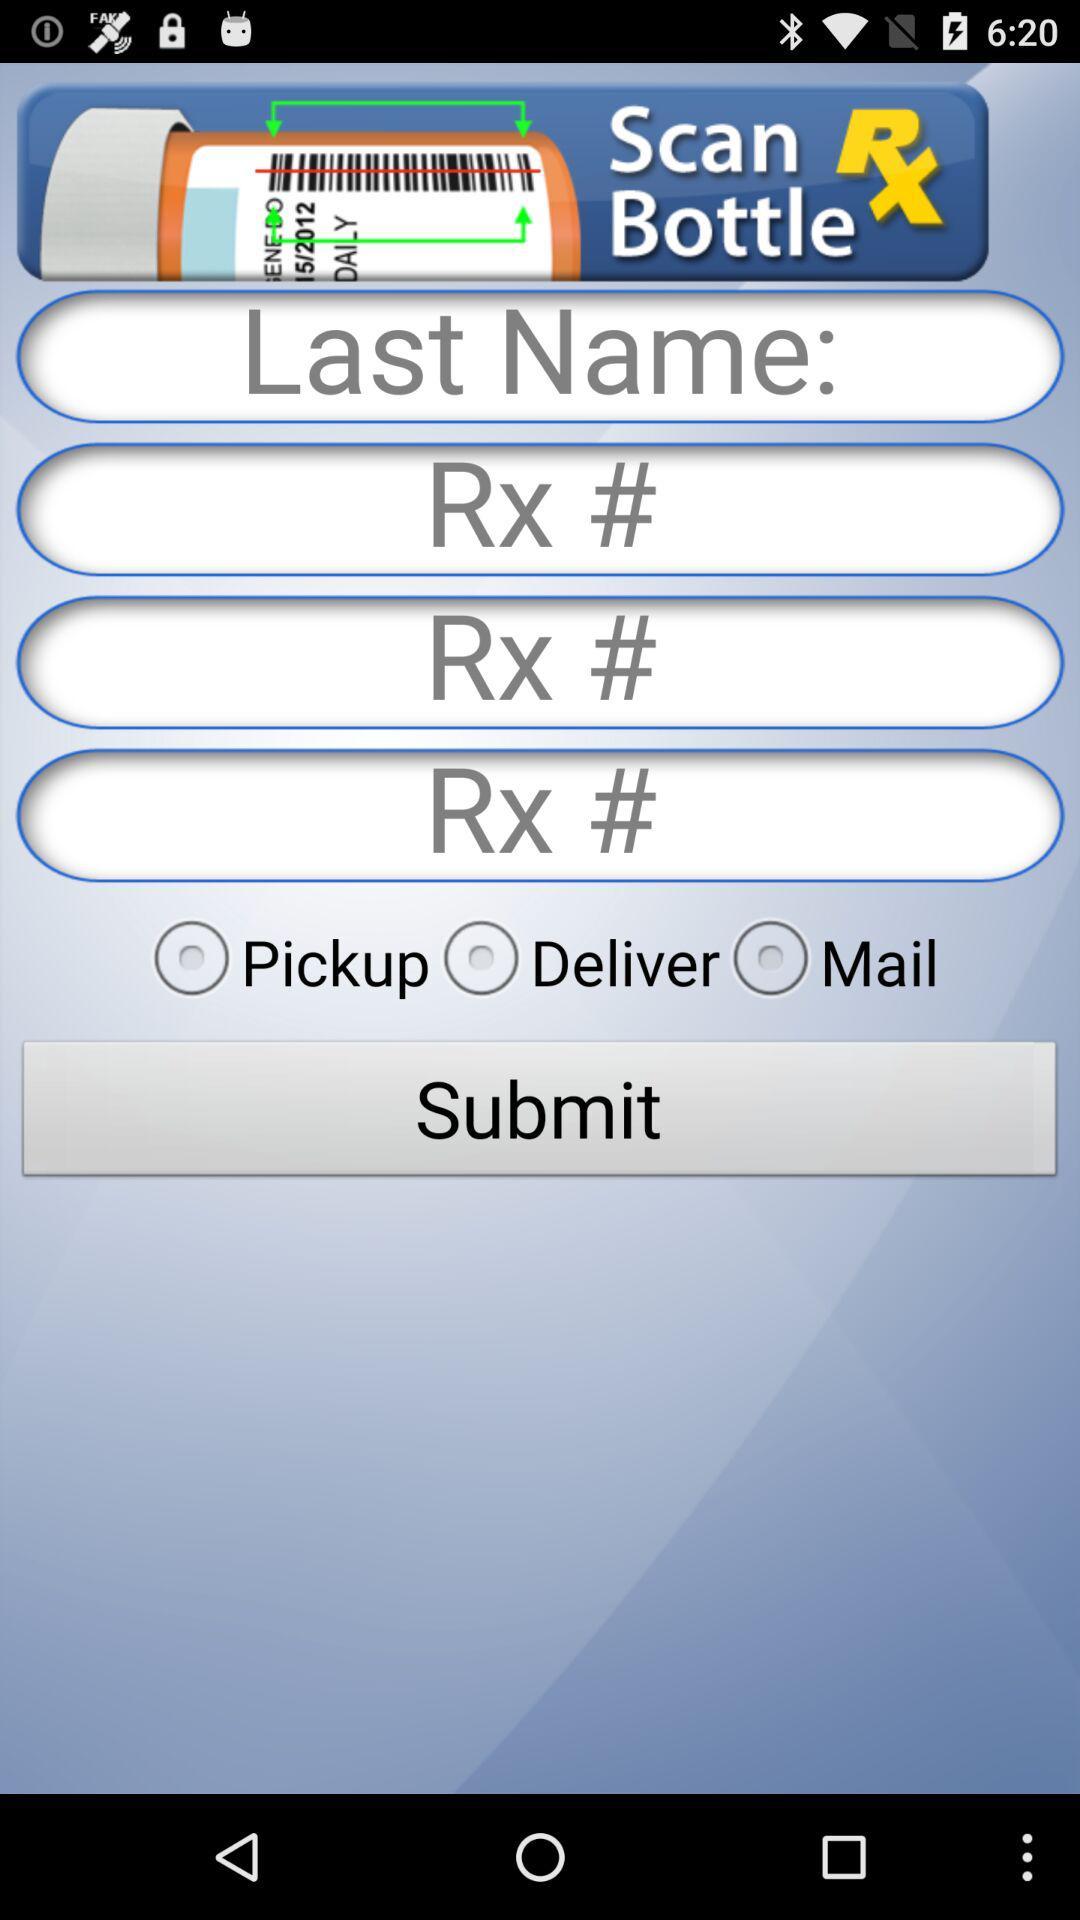 The height and width of the screenshot is (1920, 1080). I want to click on item above the submit button, so click(575, 961).